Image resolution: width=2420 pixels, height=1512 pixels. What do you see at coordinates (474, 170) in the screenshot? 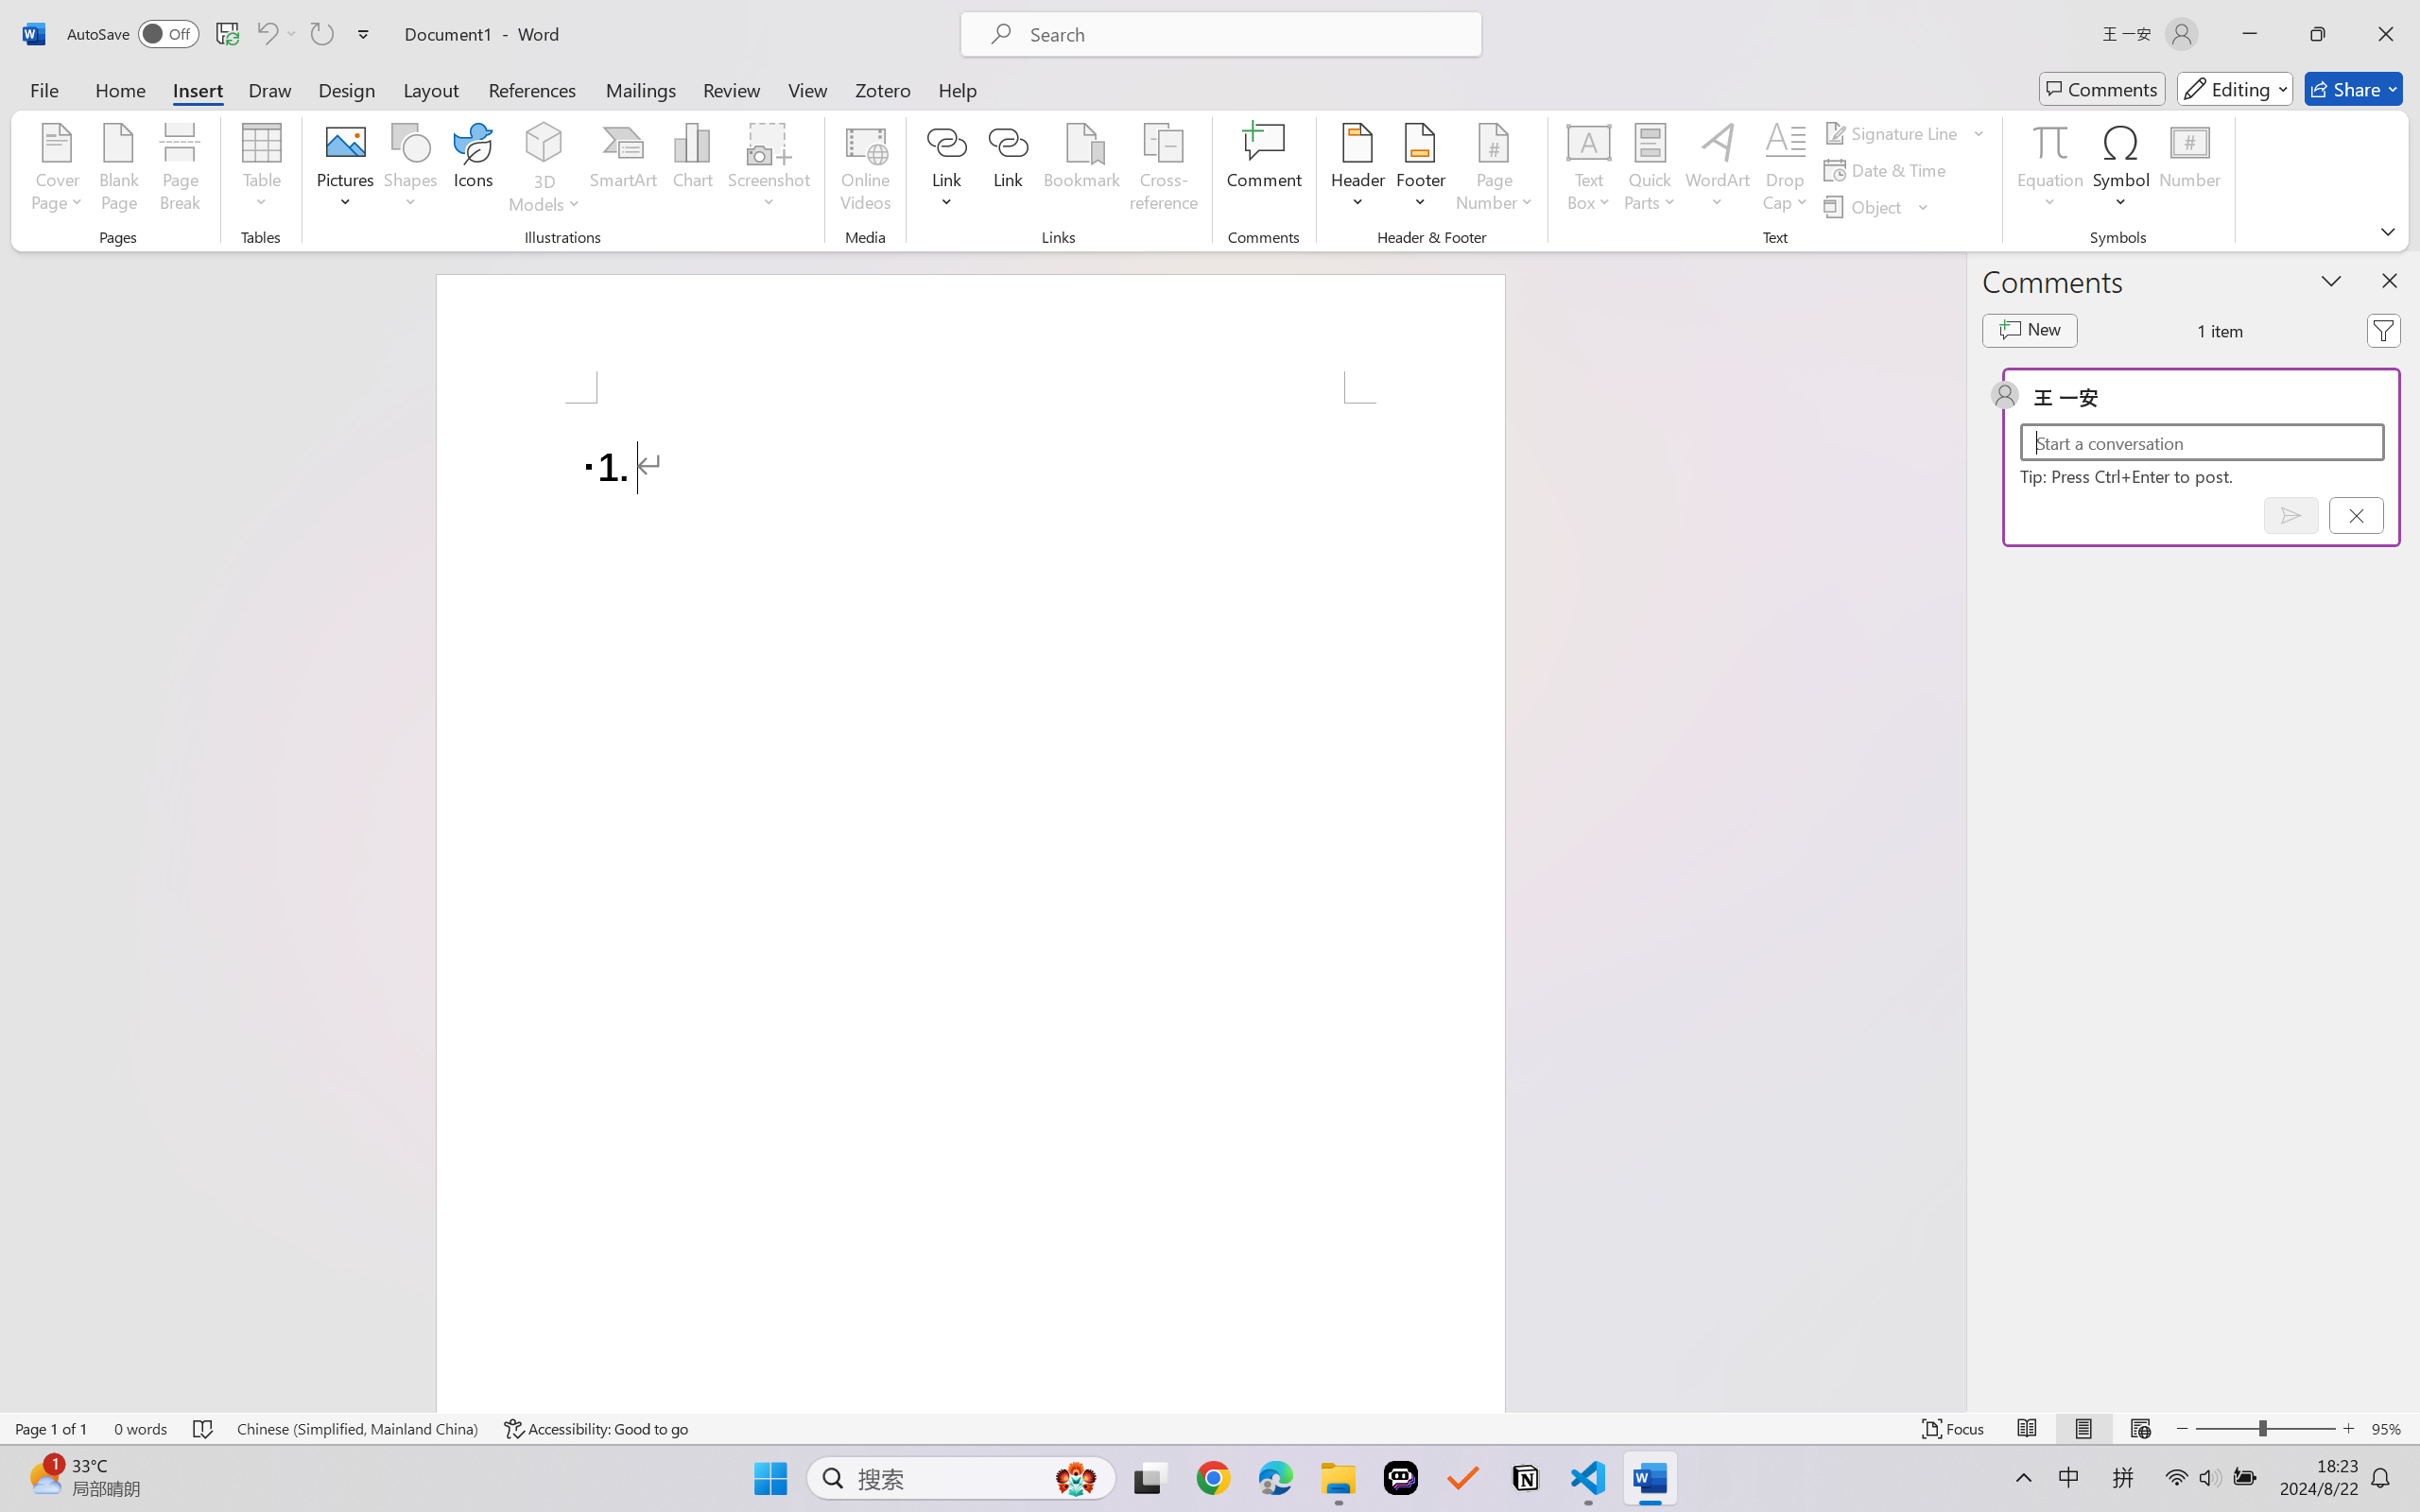
I see `'Icons'` at bounding box center [474, 170].